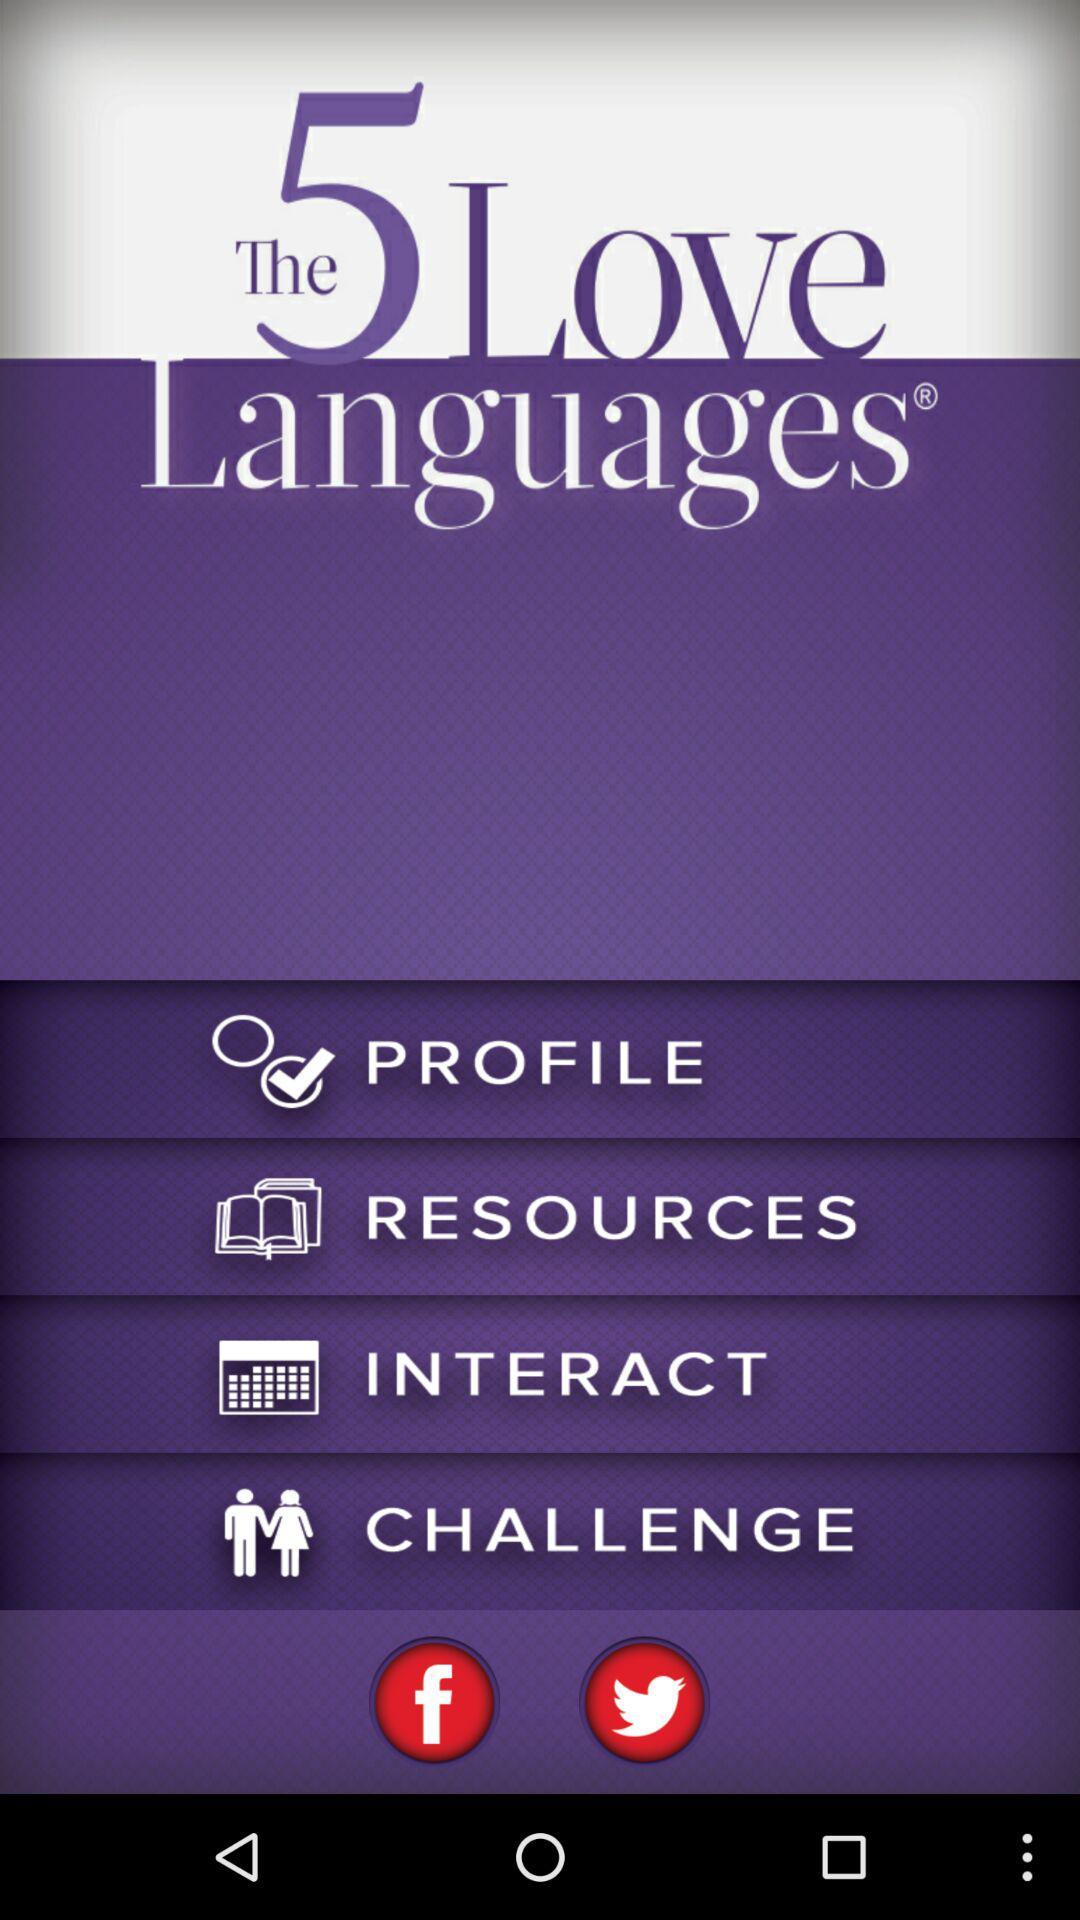 Image resolution: width=1080 pixels, height=1920 pixels. What do you see at coordinates (540, 1215) in the screenshot?
I see `click resource` at bounding box center [540, 1215].